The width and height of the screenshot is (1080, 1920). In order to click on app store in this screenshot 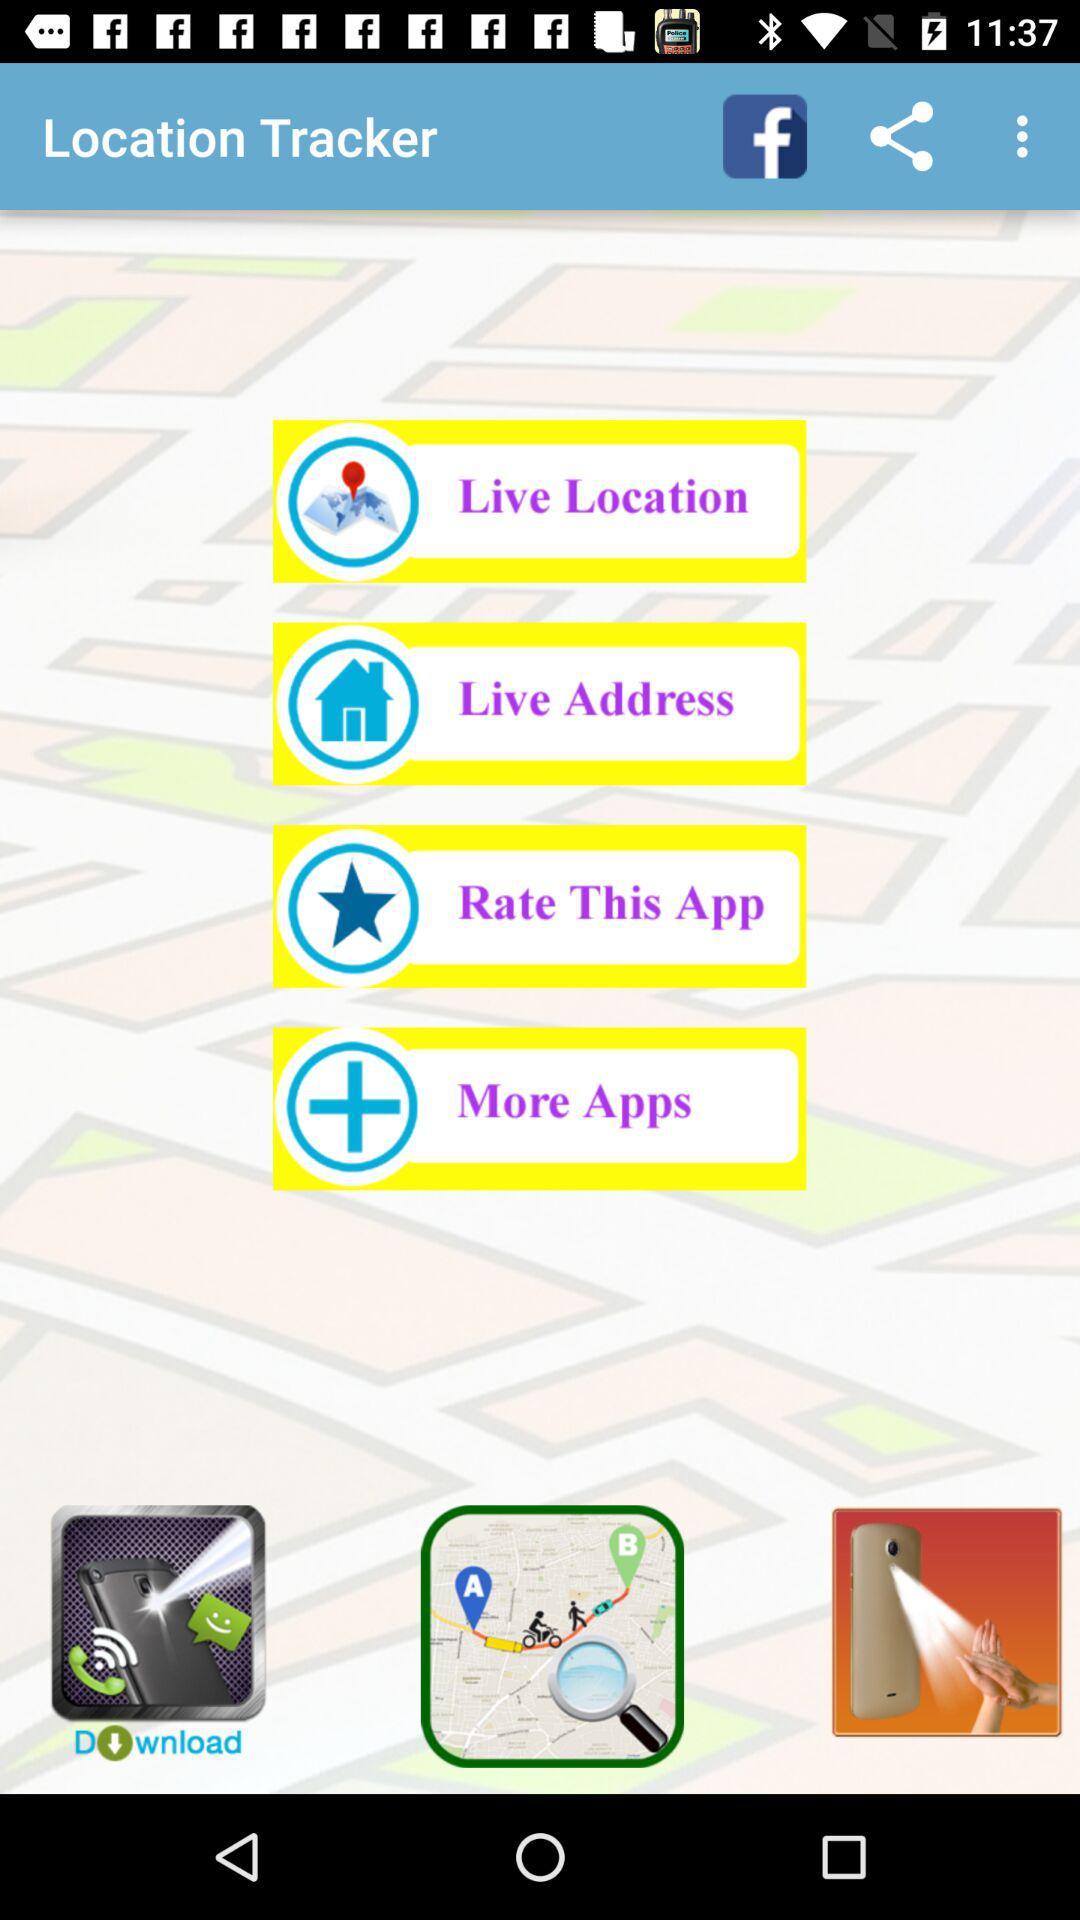, I will do `click(538, 1107)`.